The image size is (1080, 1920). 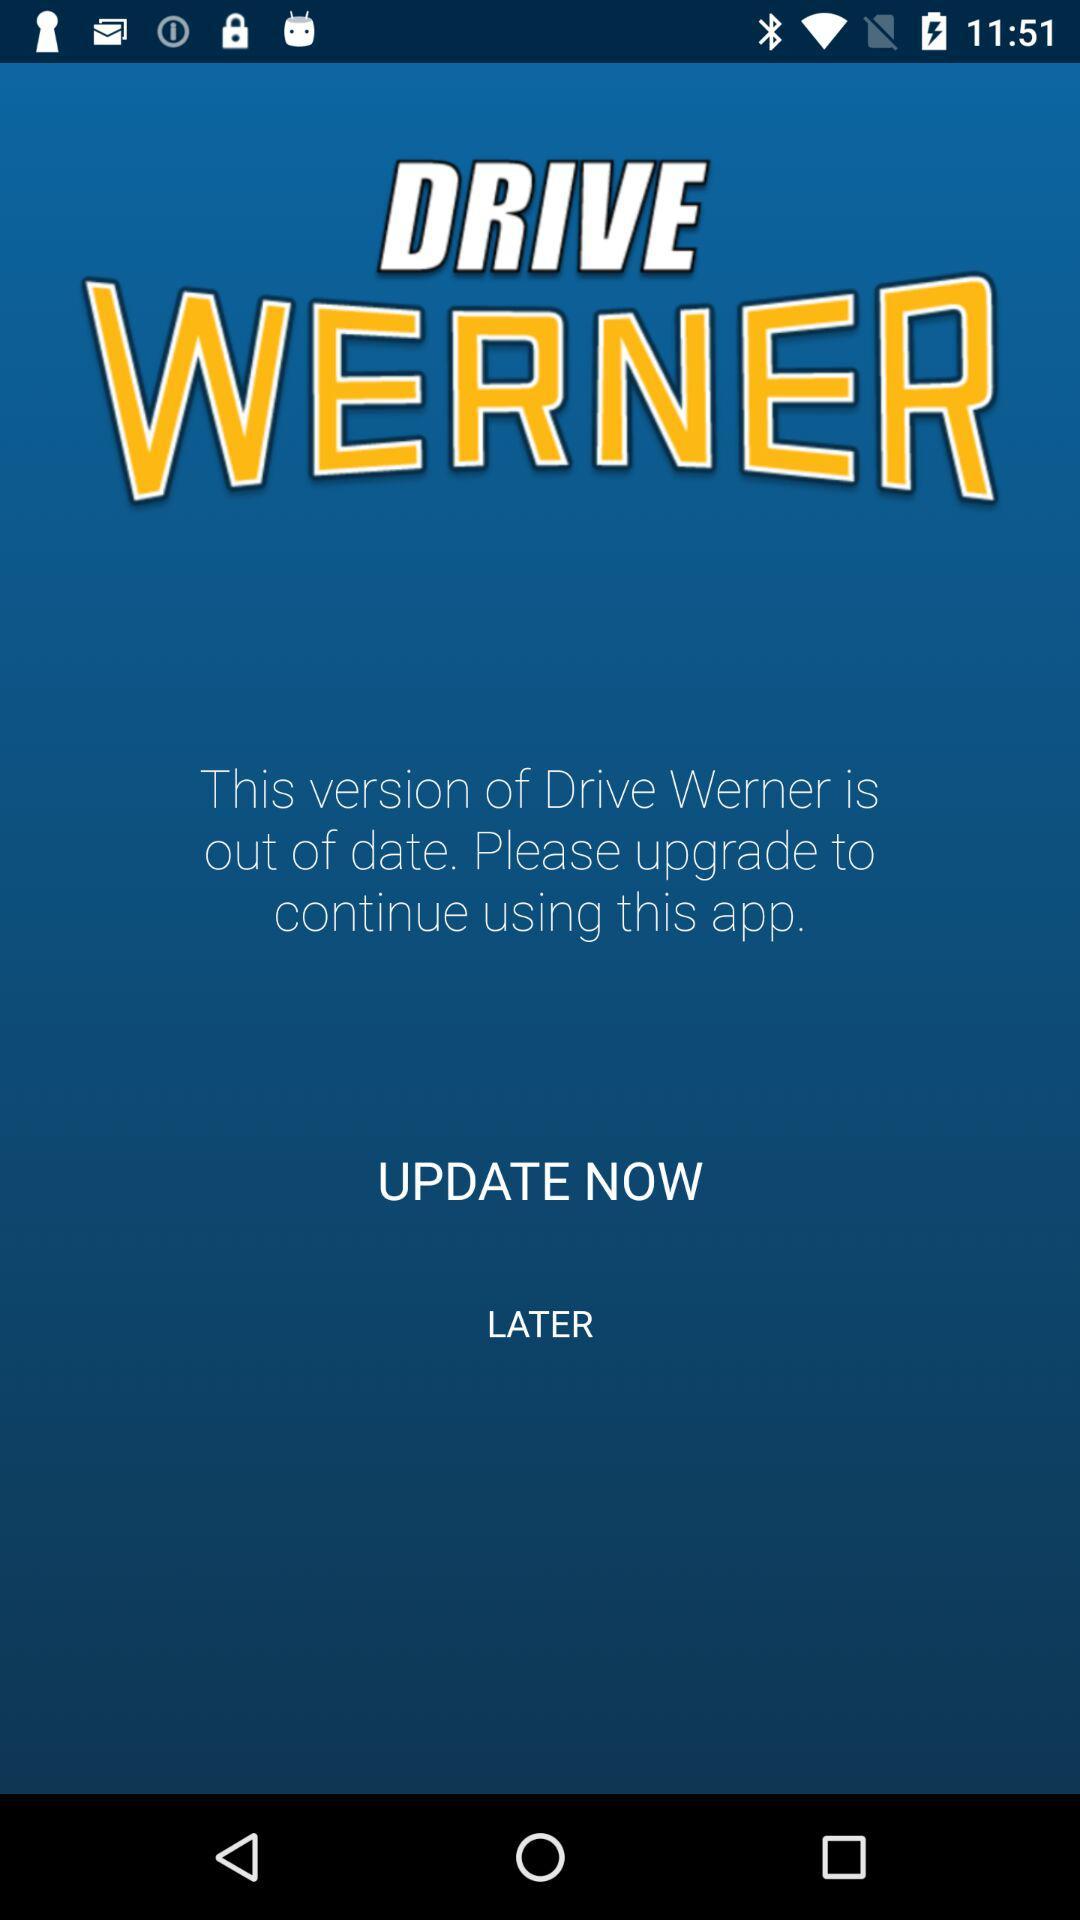 What do you see at coordinates (540, 1179) in the screenshot?
I see `the update now item` at bounding box center [540, 1179].